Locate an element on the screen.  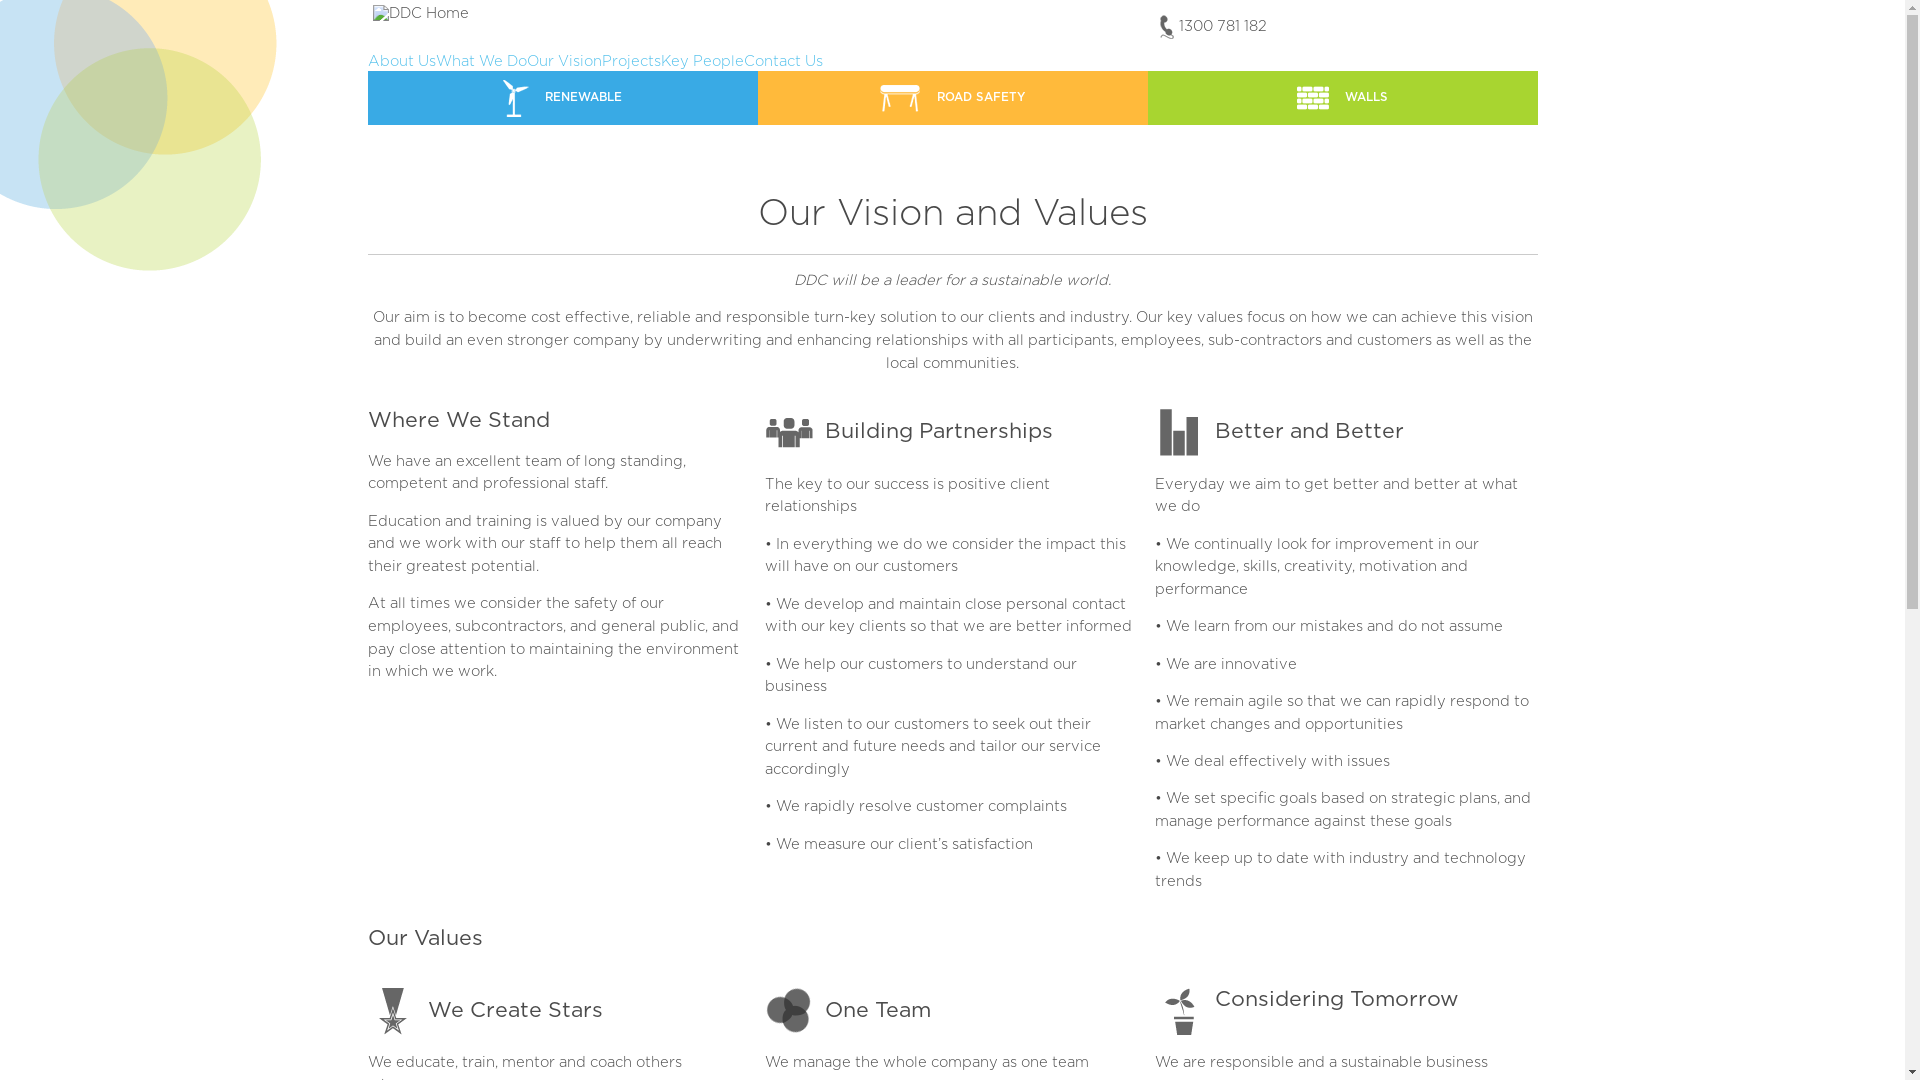
'   WALLS' is located at coordinates (1343, 97).